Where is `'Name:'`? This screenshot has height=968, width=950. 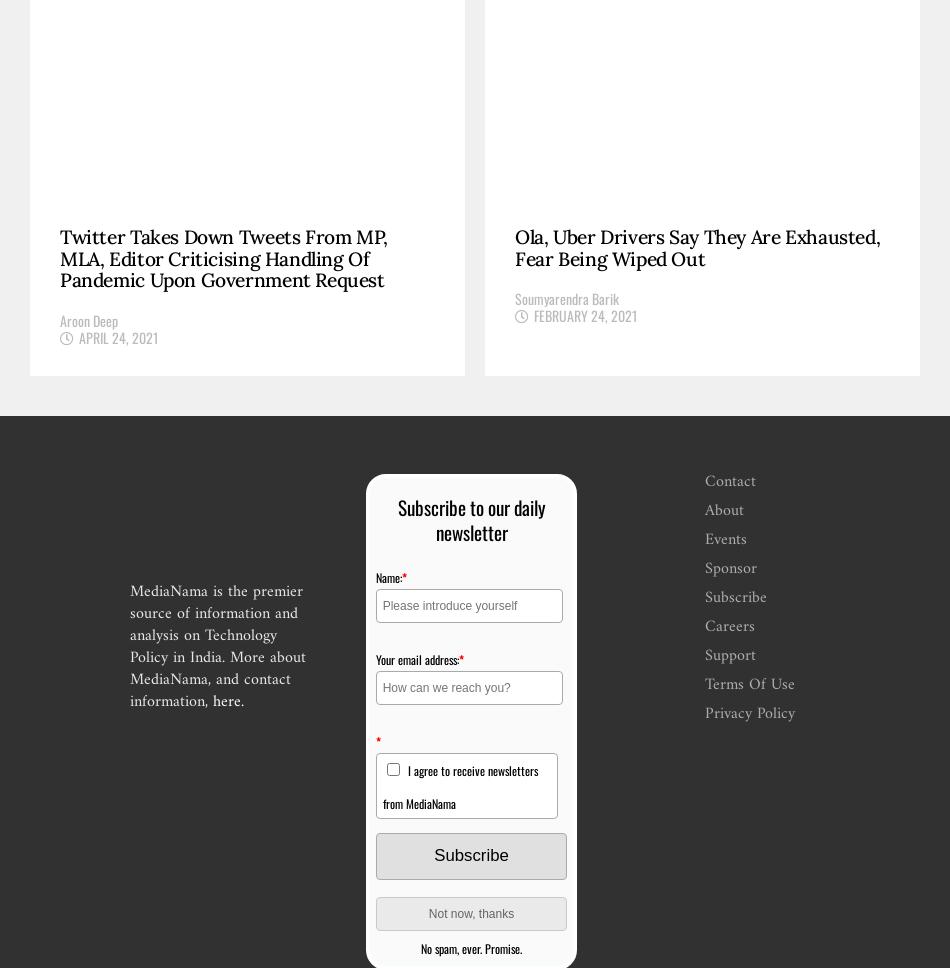
'Name:' is located at coordinates (373, 576).